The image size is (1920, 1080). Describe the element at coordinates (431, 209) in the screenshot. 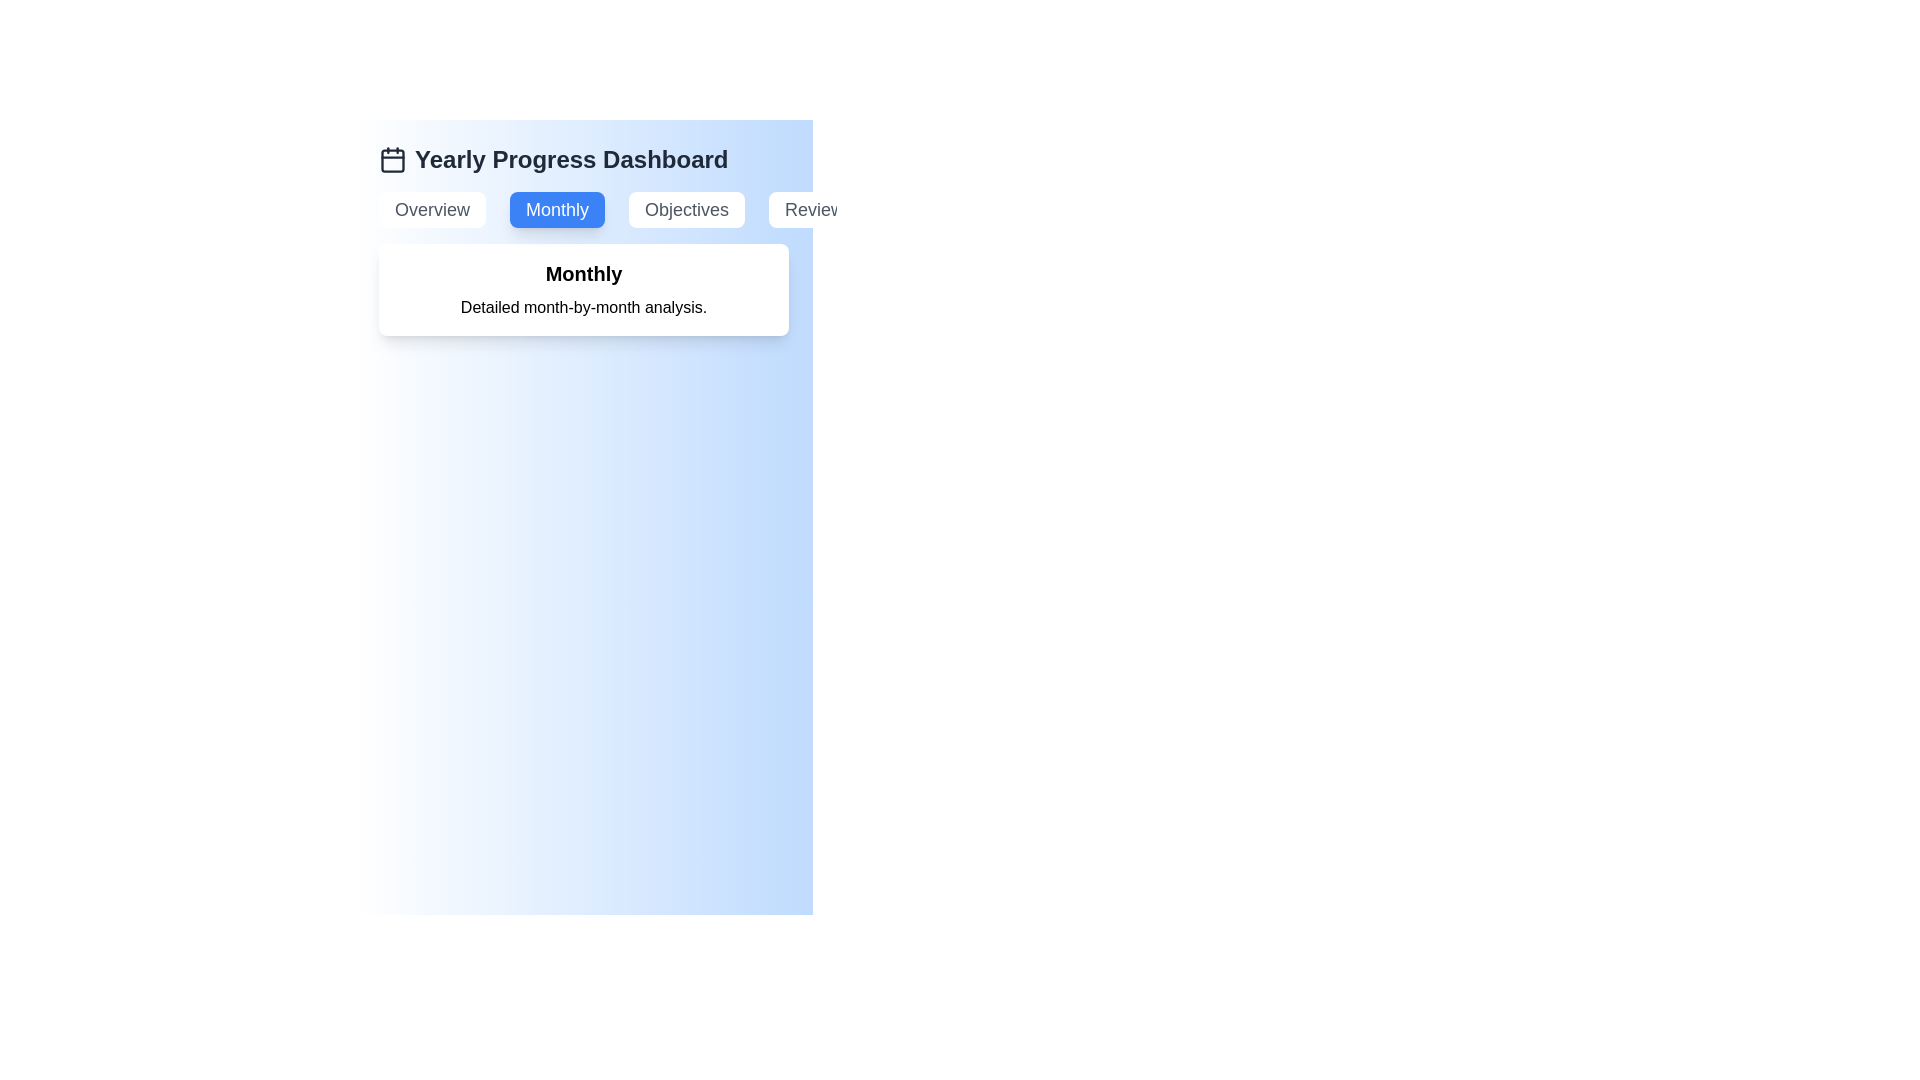

I see `the Overview tab to view its content` at that location.